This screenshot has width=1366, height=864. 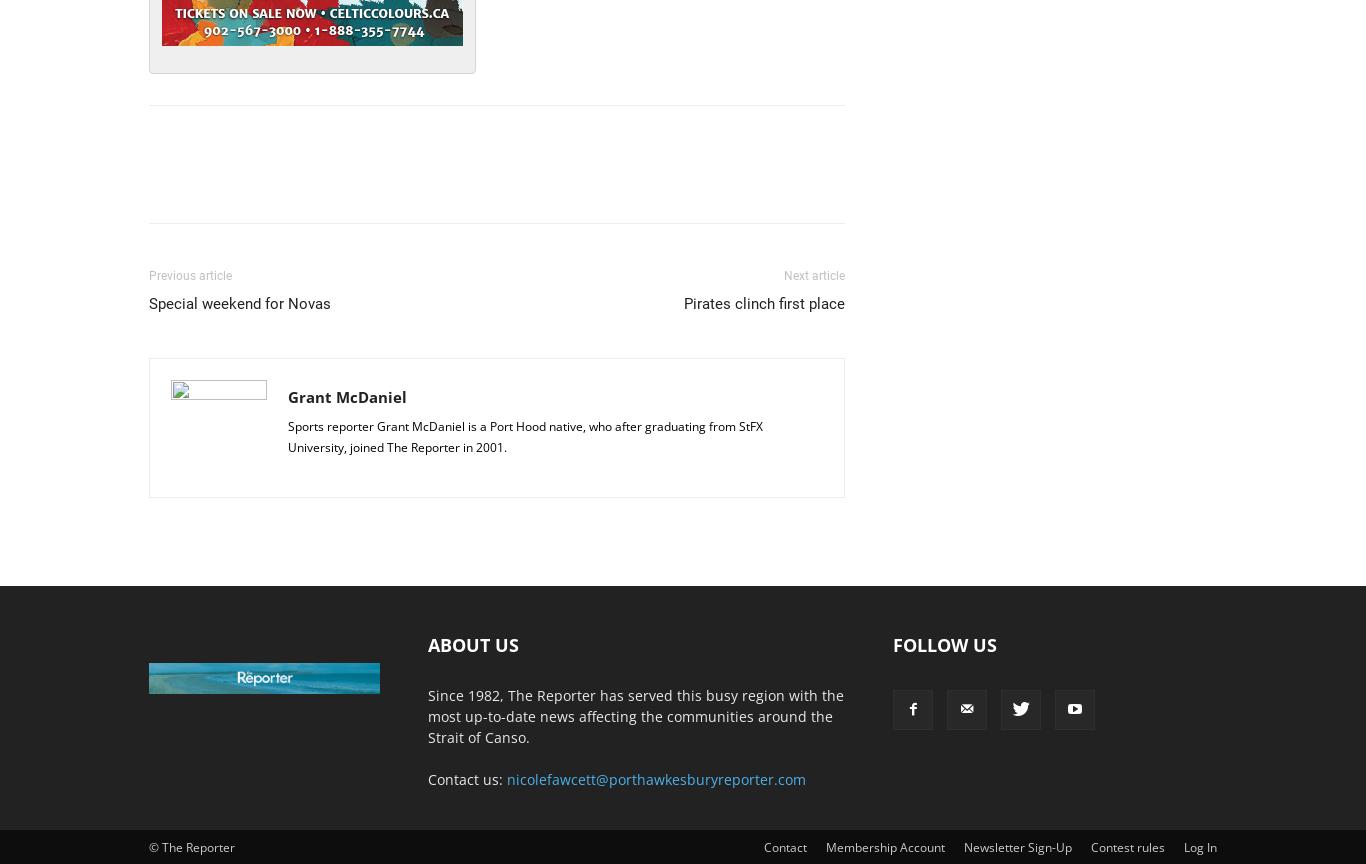 What do you see at coordinates (240, 303) in the screenshot?
I see `'Special weekend for Novas'` at bounding box center [240, 303].